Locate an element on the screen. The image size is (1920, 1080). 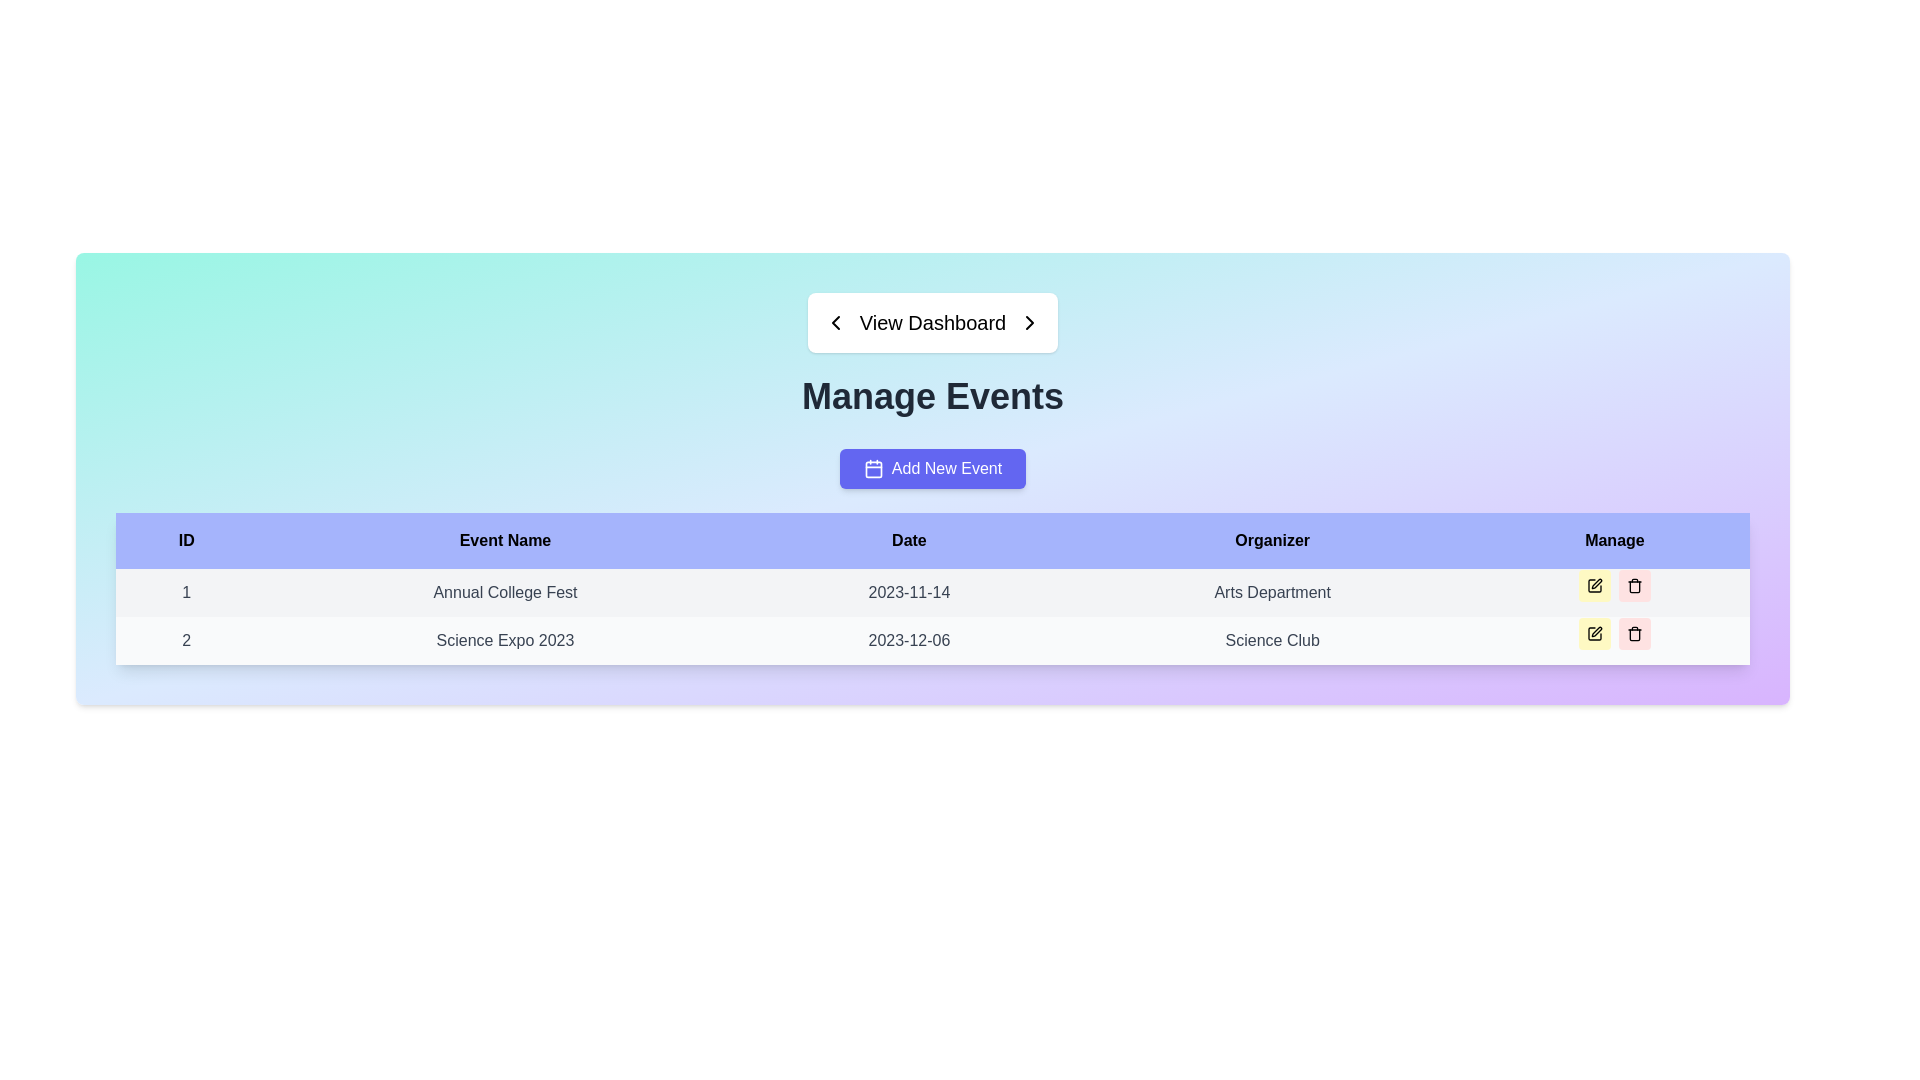
the right-facing arrow icon button located adjacent to the text 'View Dashboard' is located at coordinates (1030, 322).